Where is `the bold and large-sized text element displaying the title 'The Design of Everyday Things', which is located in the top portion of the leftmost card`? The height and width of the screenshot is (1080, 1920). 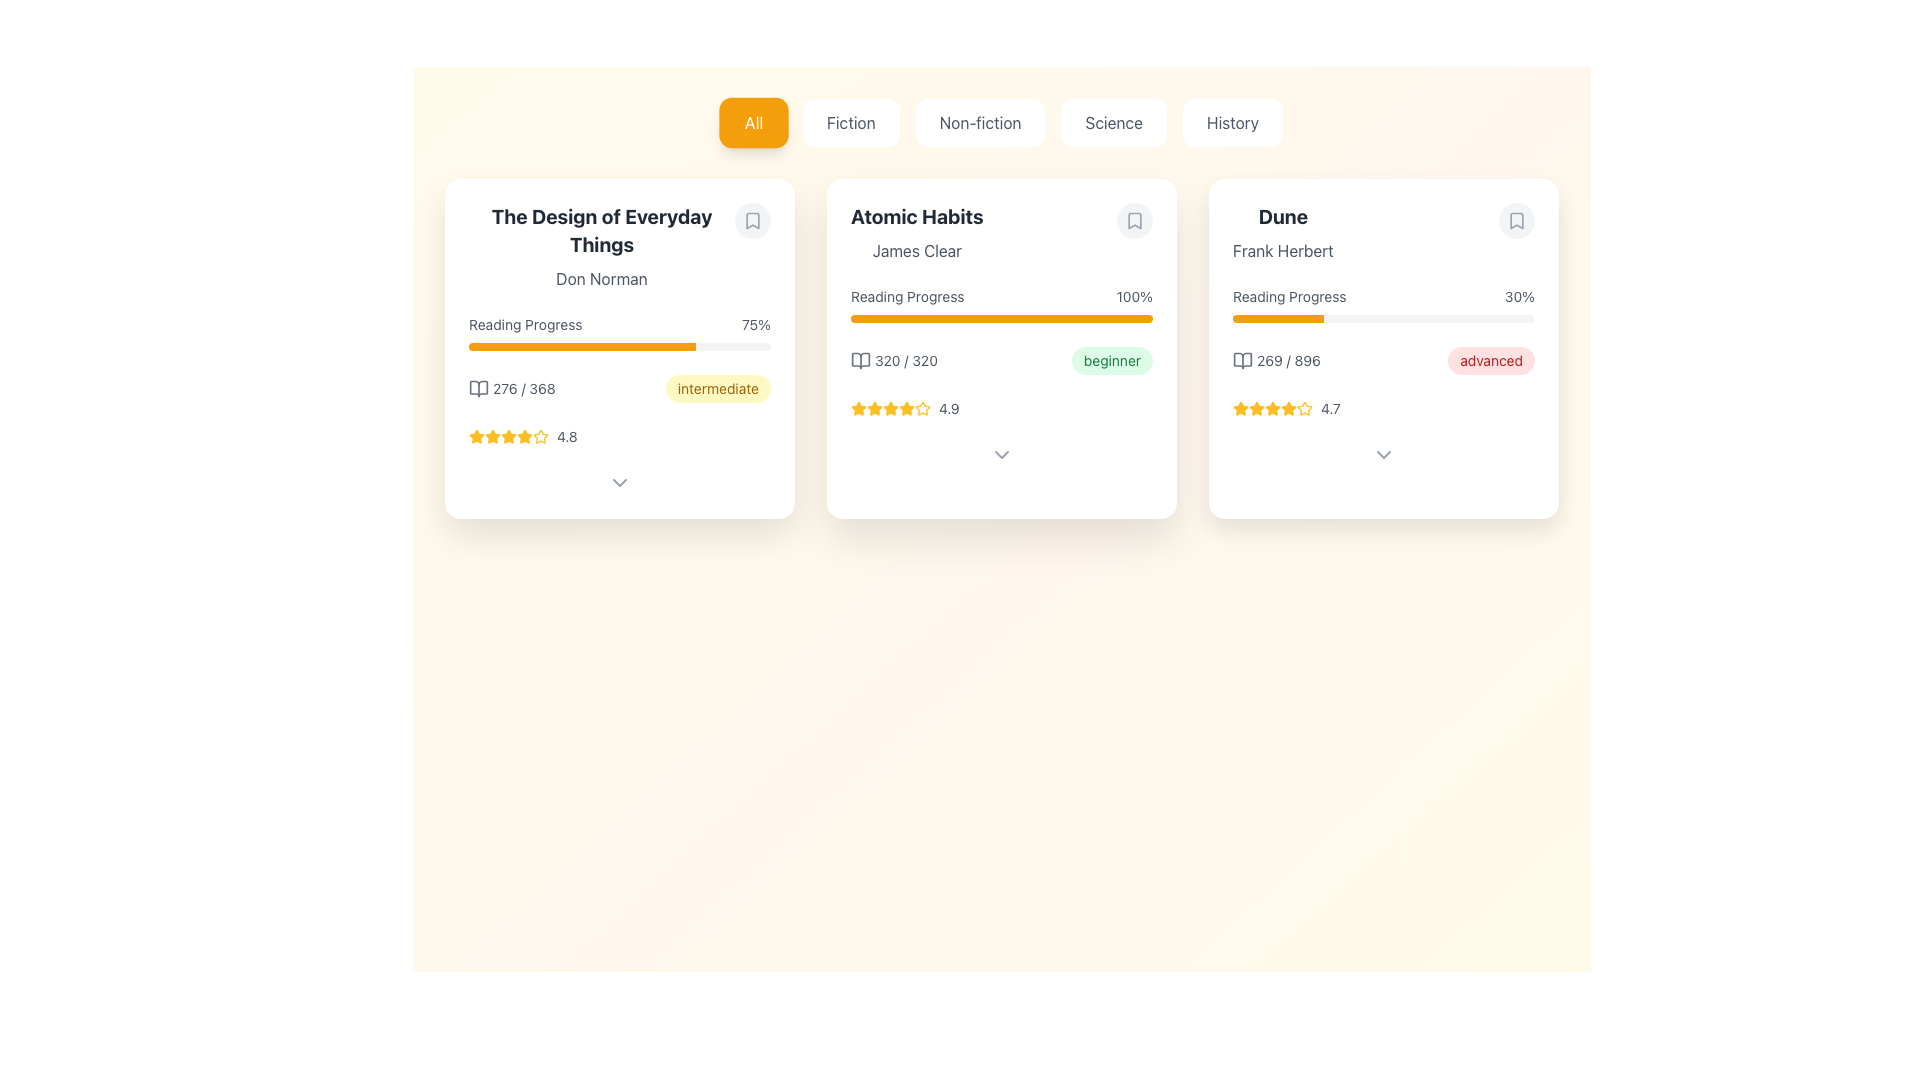 the bold and large-sized text element displaying the title 'The Design of Everyday Things', which is located in the top portion of the leftmost card is located at coordinates (600, 230).